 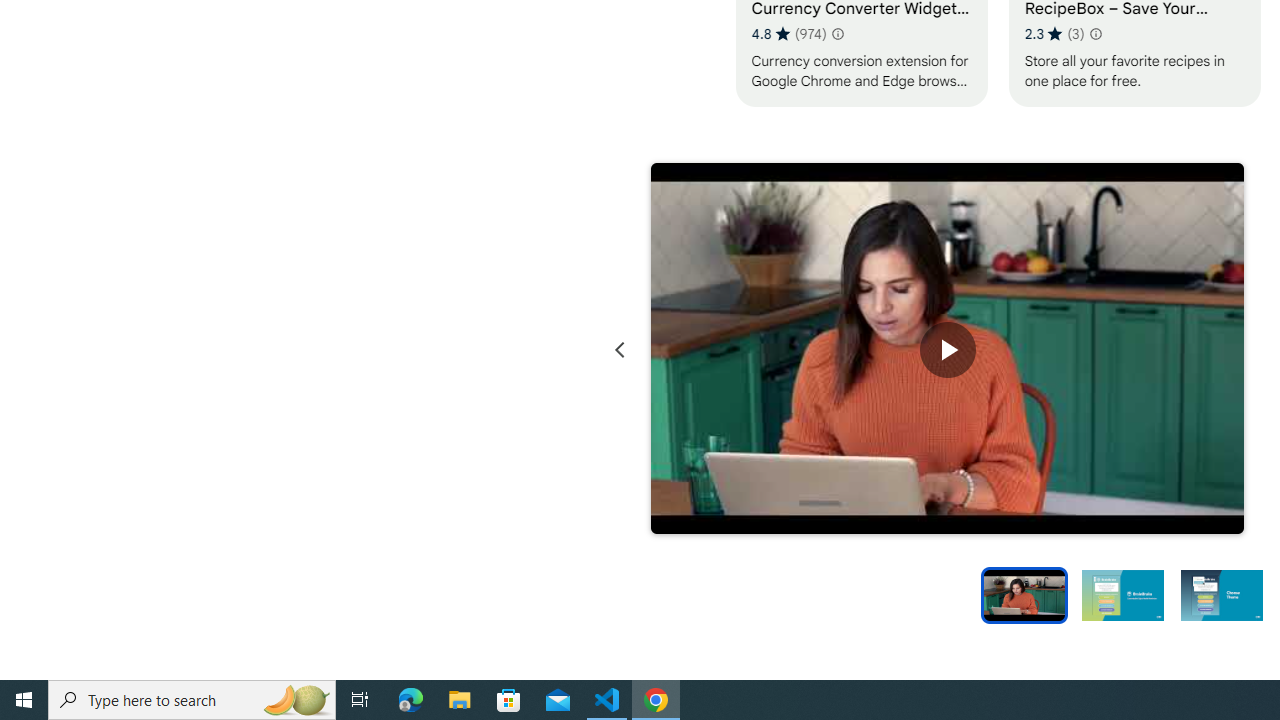 I want to click on 'Preview slide 2', so click(x=1122, y=593).